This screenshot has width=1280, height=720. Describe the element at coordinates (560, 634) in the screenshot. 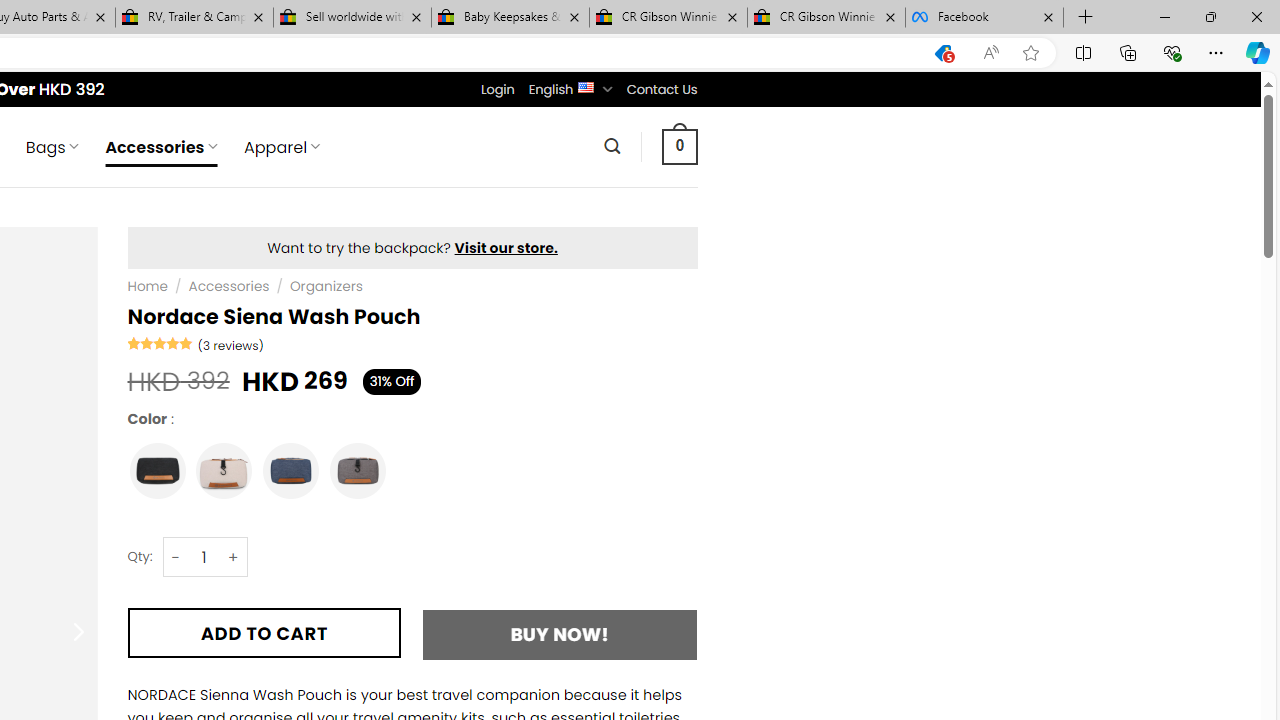

I see `'BUY NOW!'` at that location.